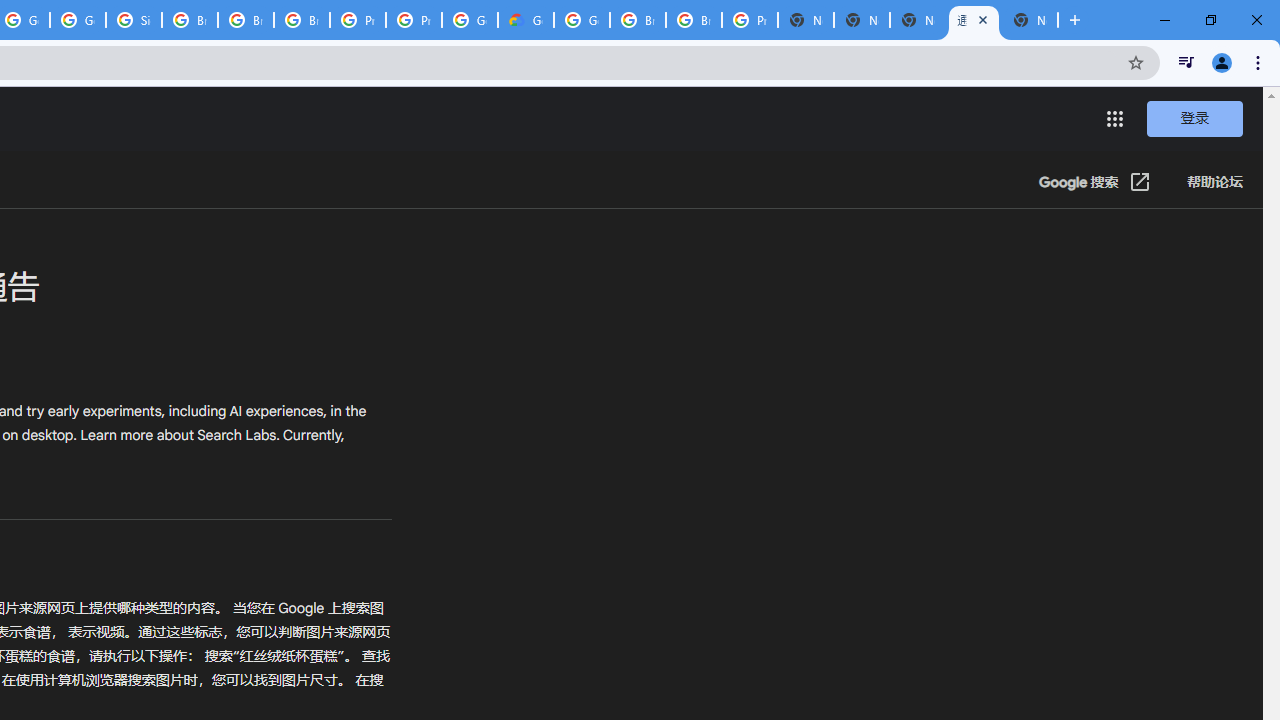 This screenshot has height=720, width=1280. Describe the element at coordinates (133, 20) in the screenshot. I see `'Sign in - Google Accounts'` at that location.